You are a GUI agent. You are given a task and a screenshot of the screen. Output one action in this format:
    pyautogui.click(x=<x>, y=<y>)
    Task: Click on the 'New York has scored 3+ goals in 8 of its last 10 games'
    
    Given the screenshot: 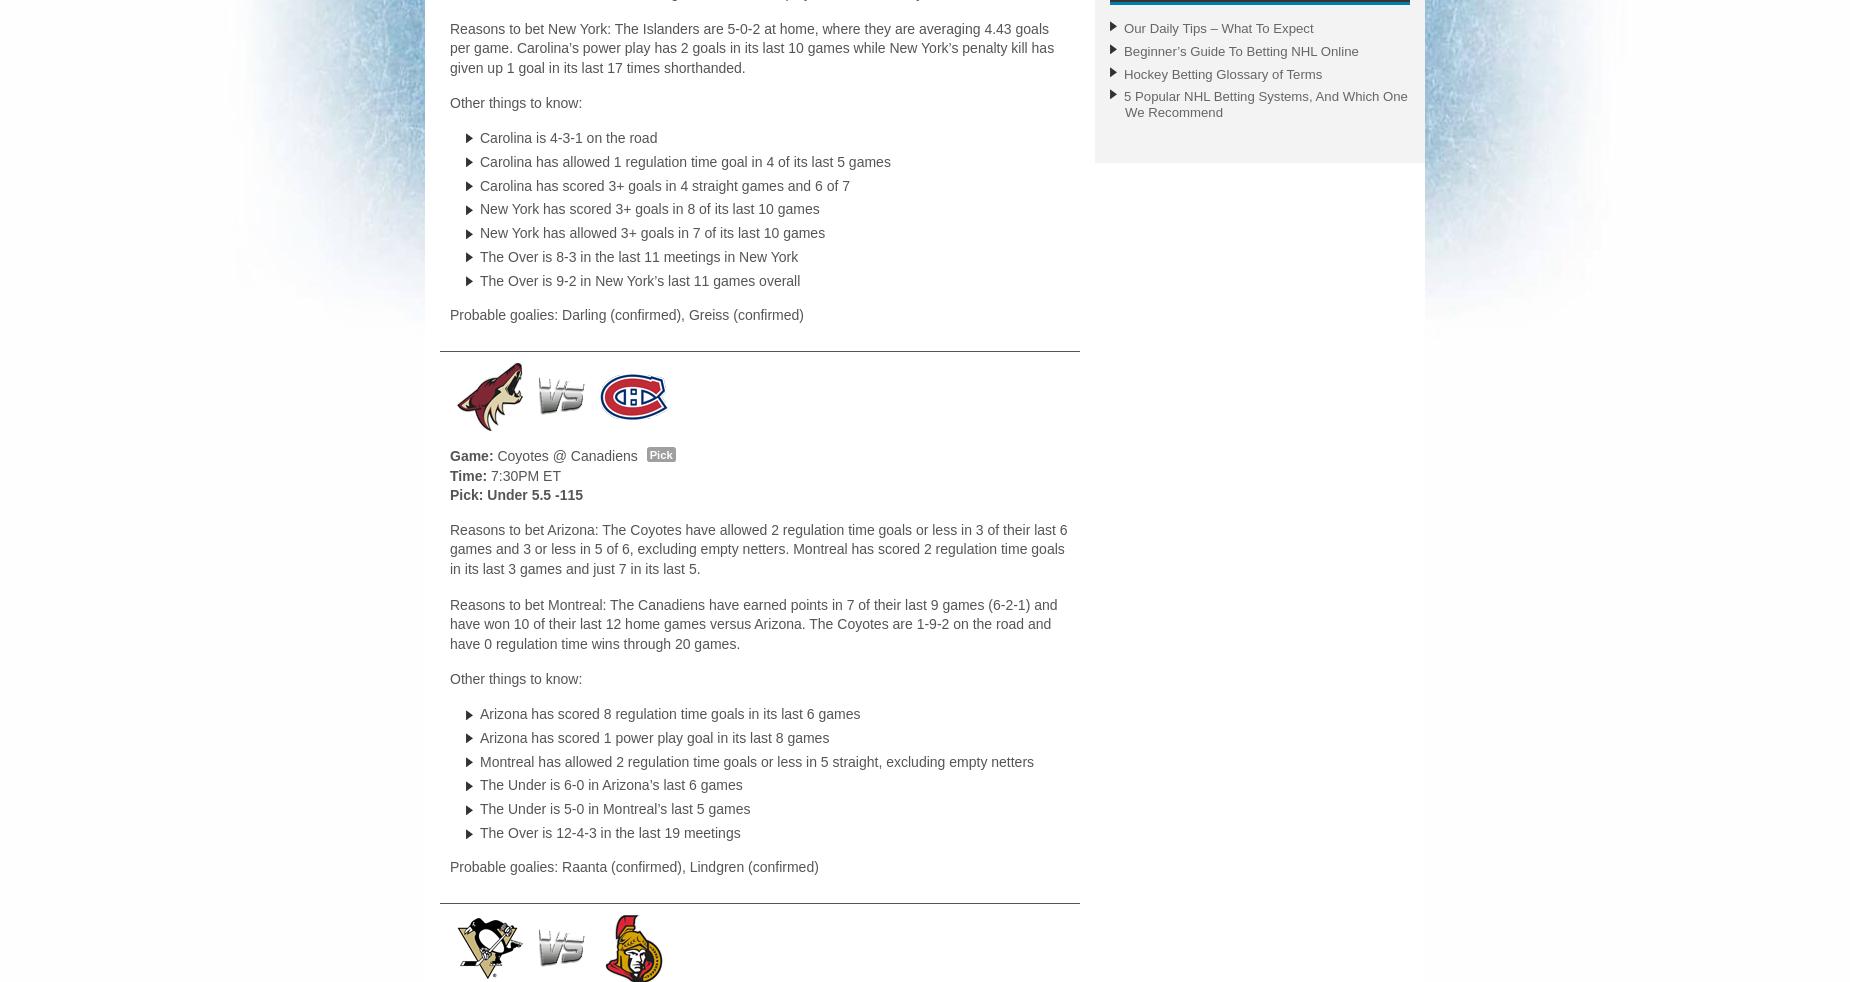 What is the action you would take?
    pyautogui.click(x=649, y=207)
    